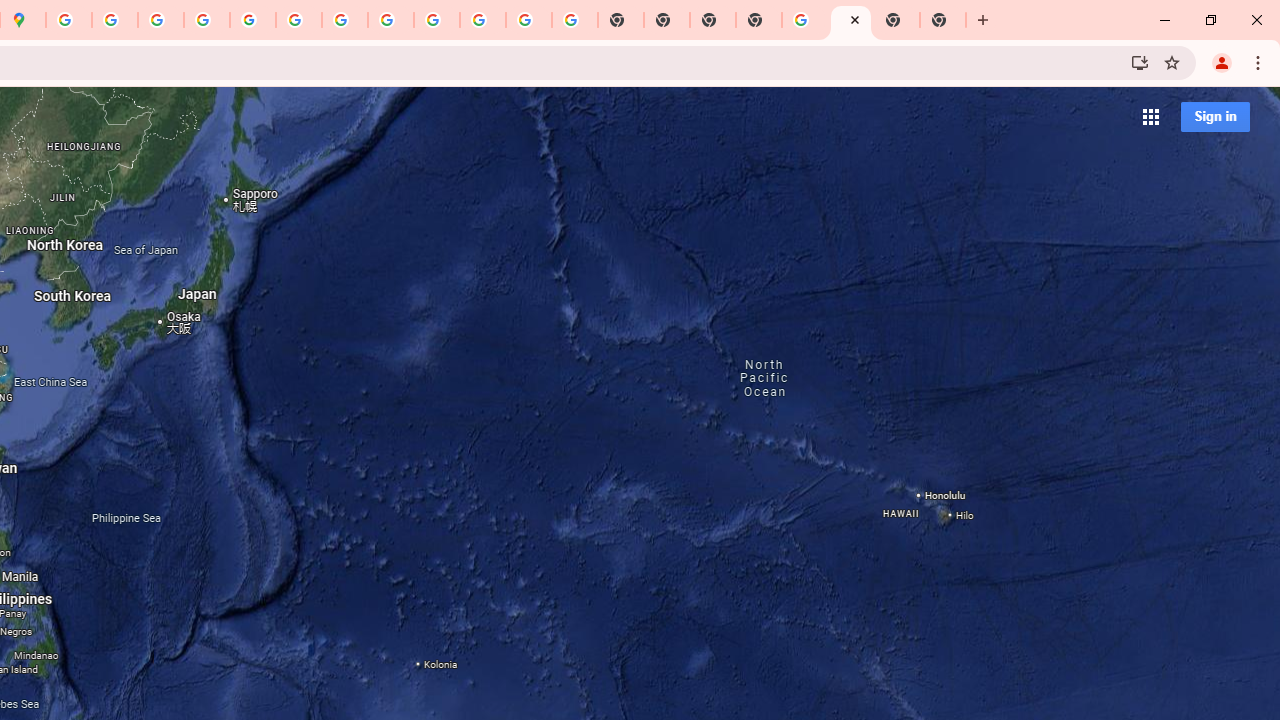  What do you see at coordinates (942, 20) in the screenshot?
I see `'New Tab'` at bounding box center [942, 20].